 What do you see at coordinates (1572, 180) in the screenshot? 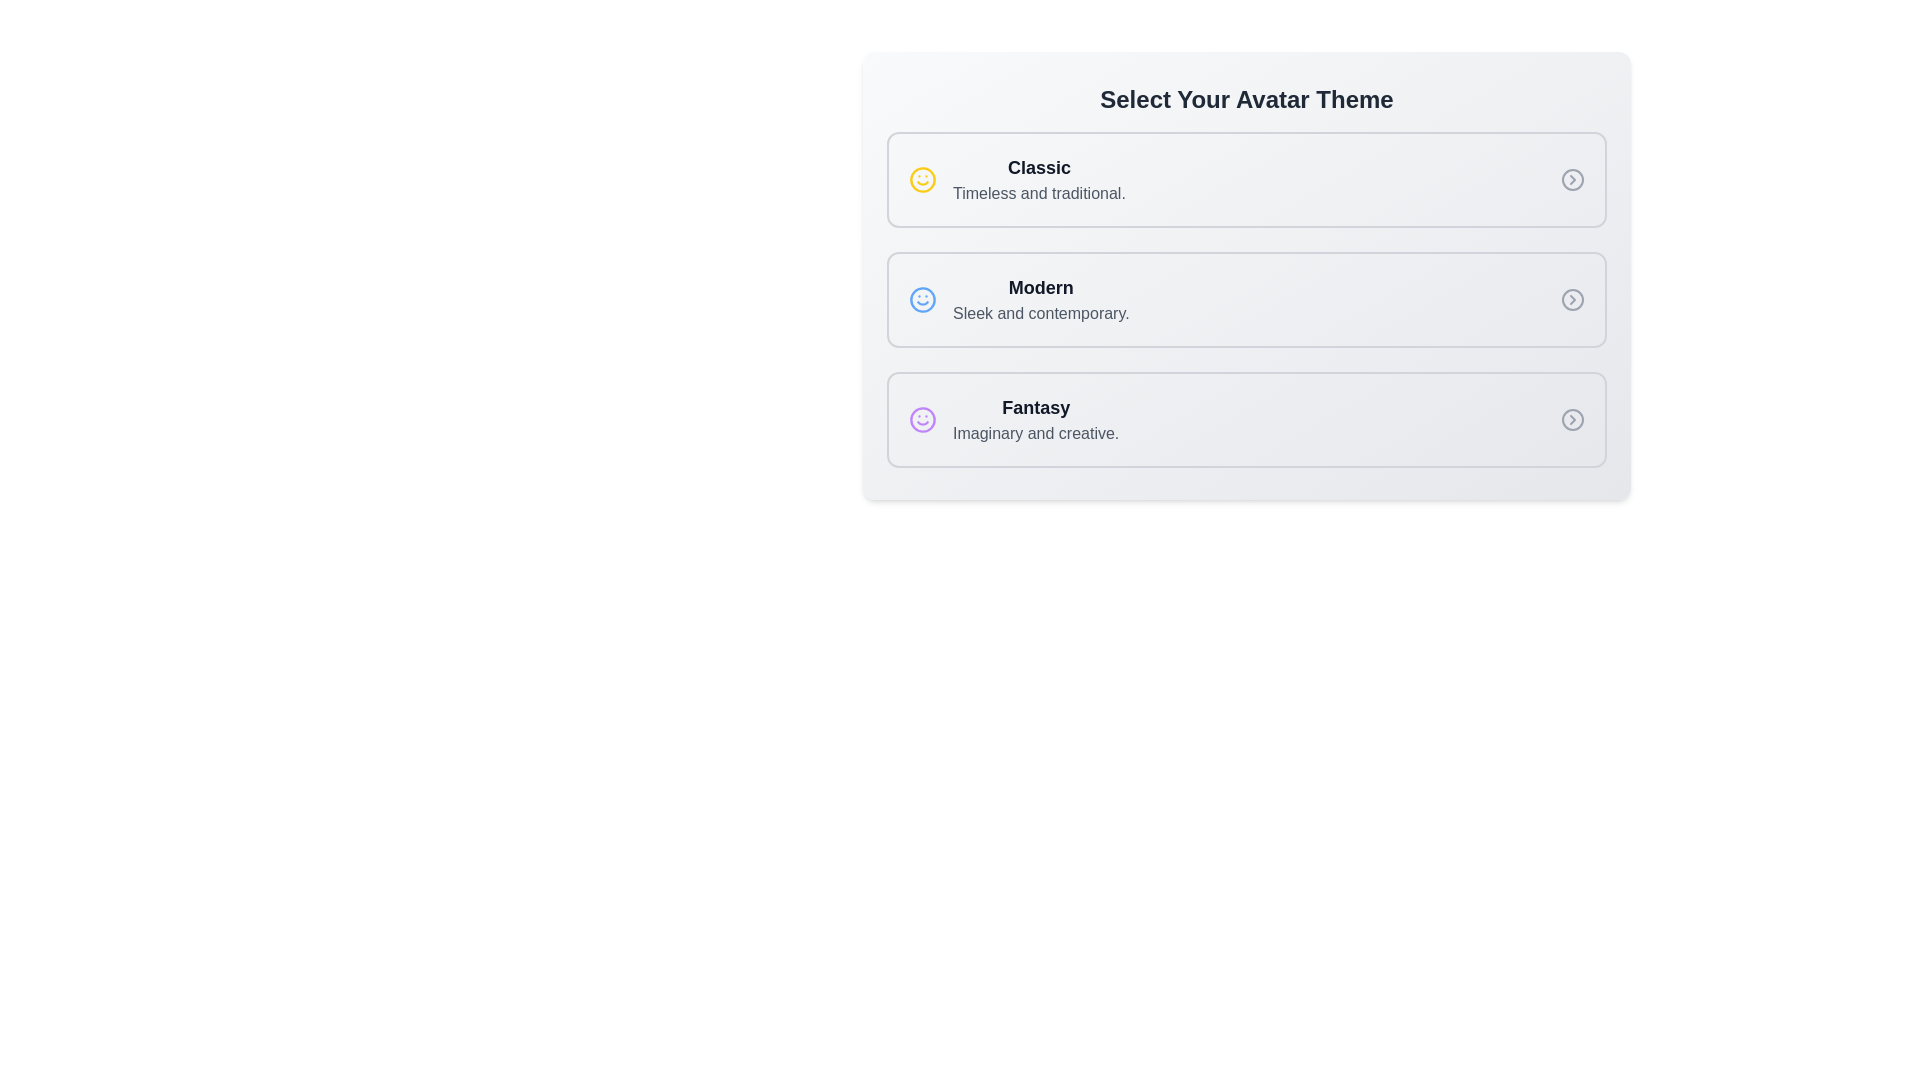
I see `the small circular Chevron icon with a gray outline and white background, located on the far right of the 'Classic' selection box, aligned horizontally with the text 'Classic Timeless and traditional.'` at bounding box center [1572, 180].